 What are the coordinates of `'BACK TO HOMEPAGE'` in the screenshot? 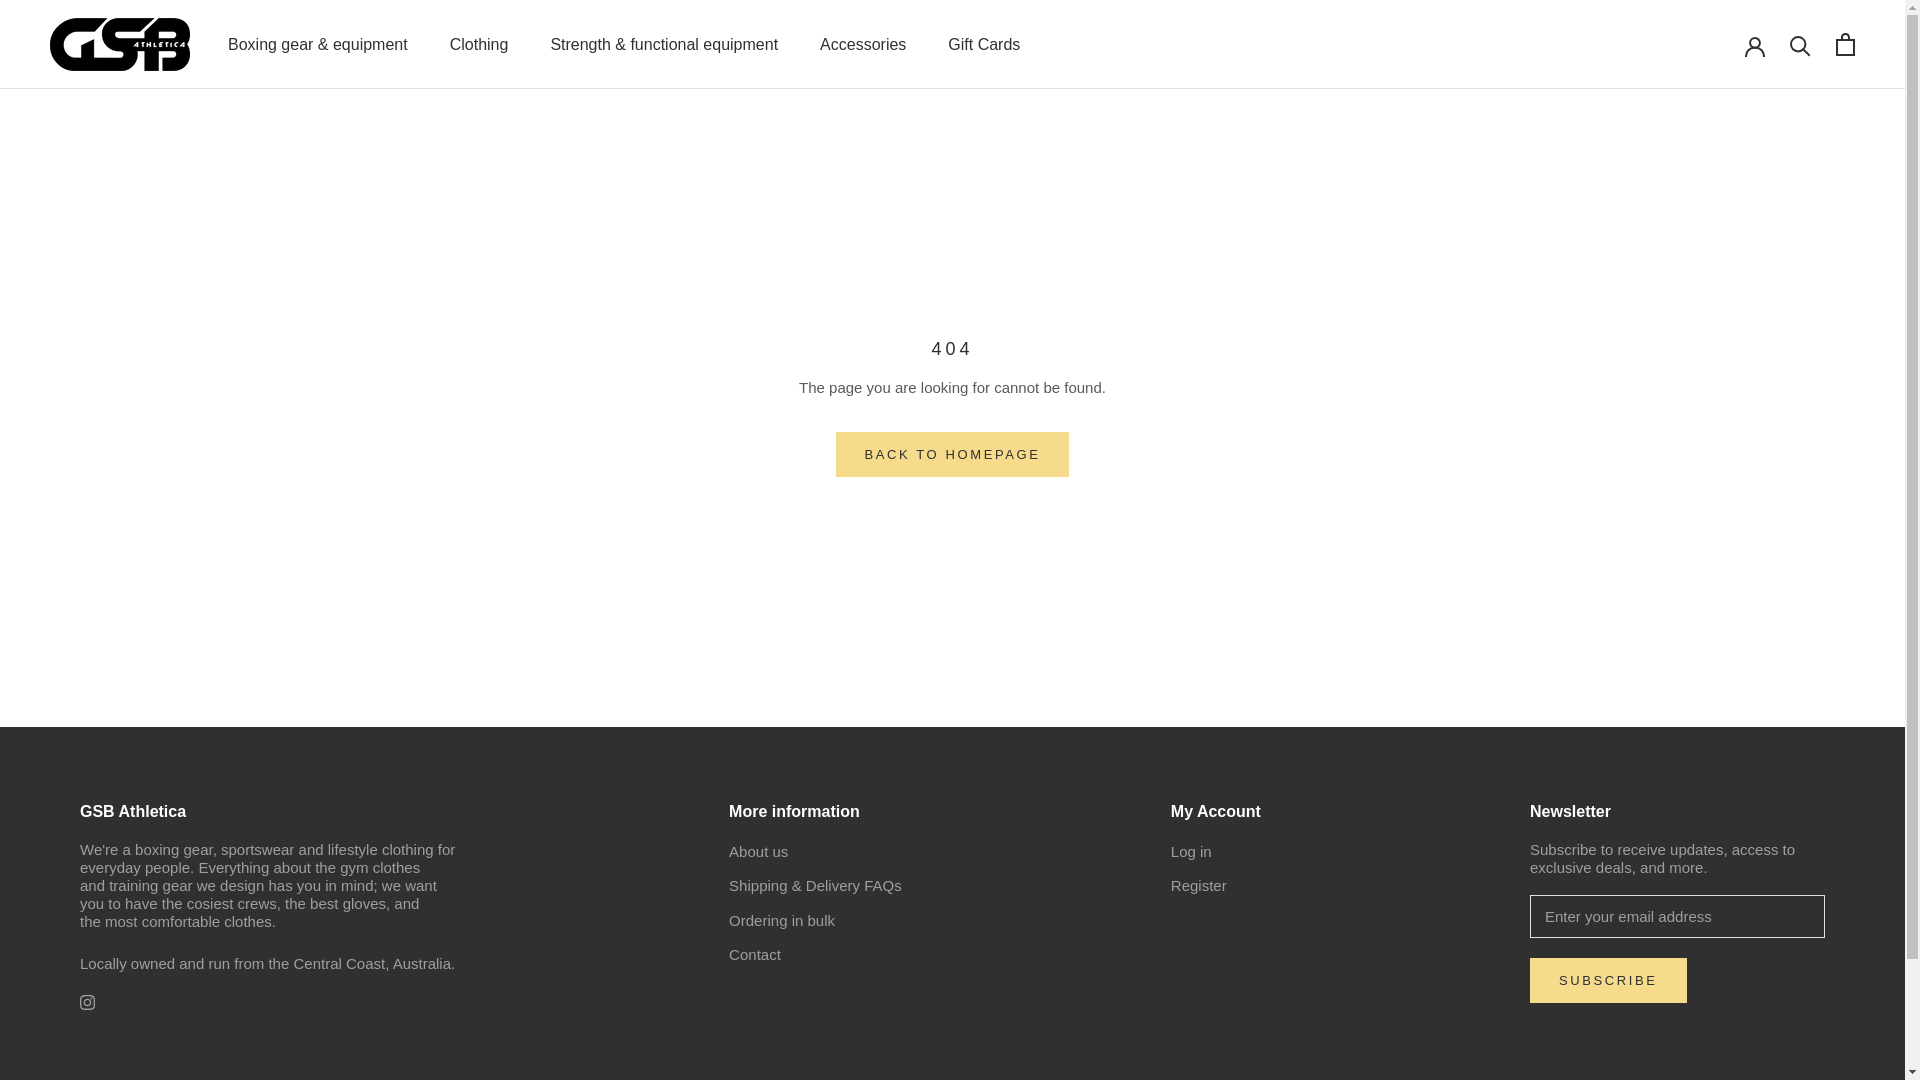 It's located at (952, 454).